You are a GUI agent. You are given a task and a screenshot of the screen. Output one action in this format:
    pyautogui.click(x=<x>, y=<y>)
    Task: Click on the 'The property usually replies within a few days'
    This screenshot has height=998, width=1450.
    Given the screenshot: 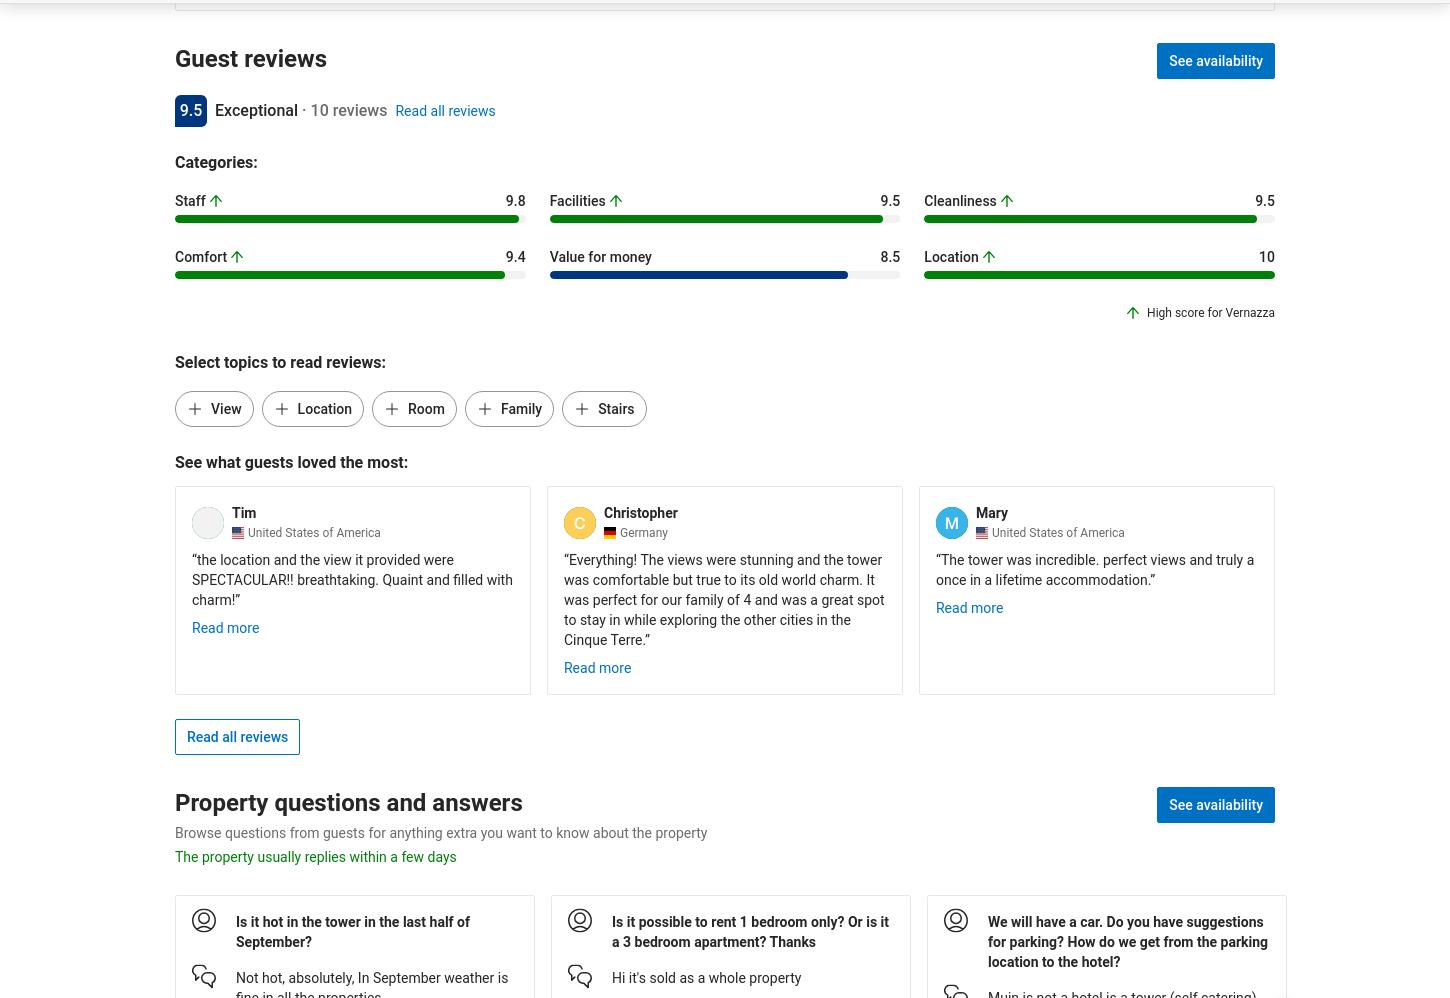 What is the action you would take?
    pyautogui.click(x=315, y=855)
    